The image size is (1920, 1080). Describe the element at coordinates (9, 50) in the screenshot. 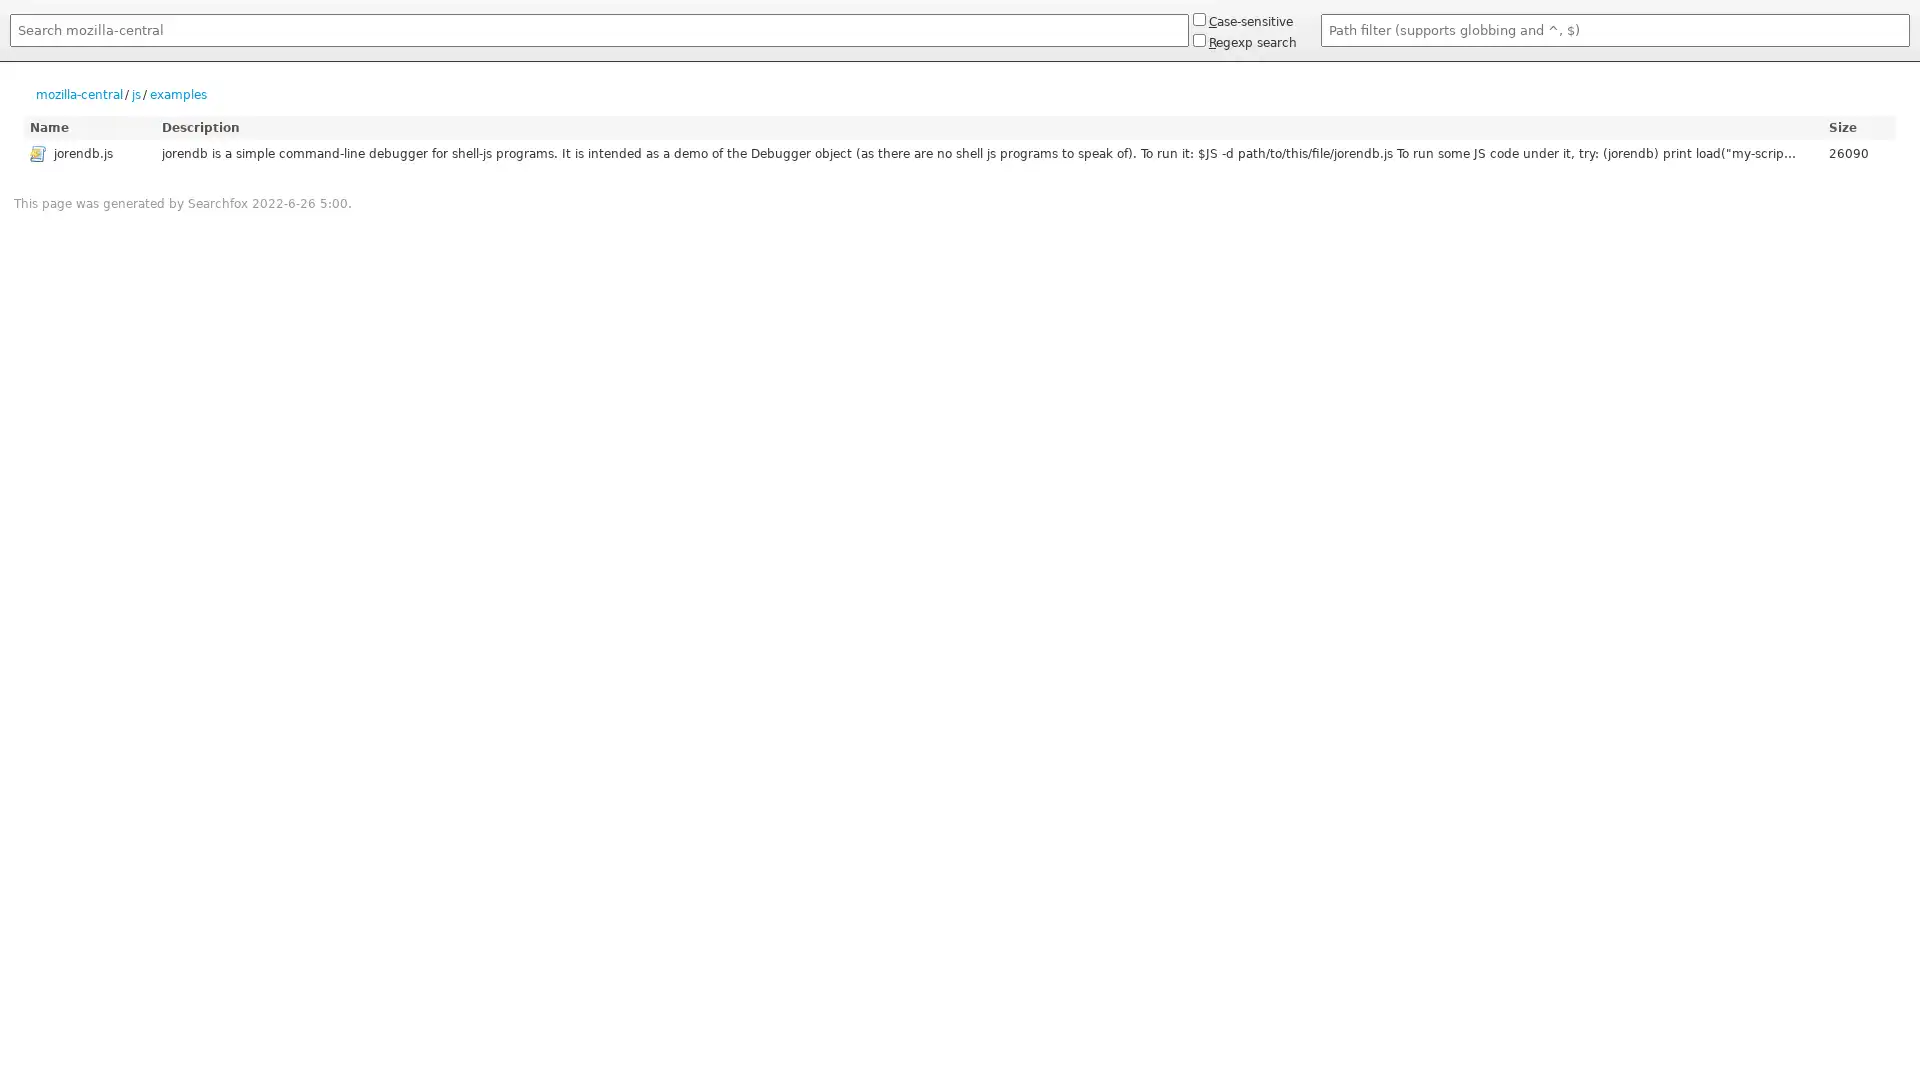

I see `Search` at that location.